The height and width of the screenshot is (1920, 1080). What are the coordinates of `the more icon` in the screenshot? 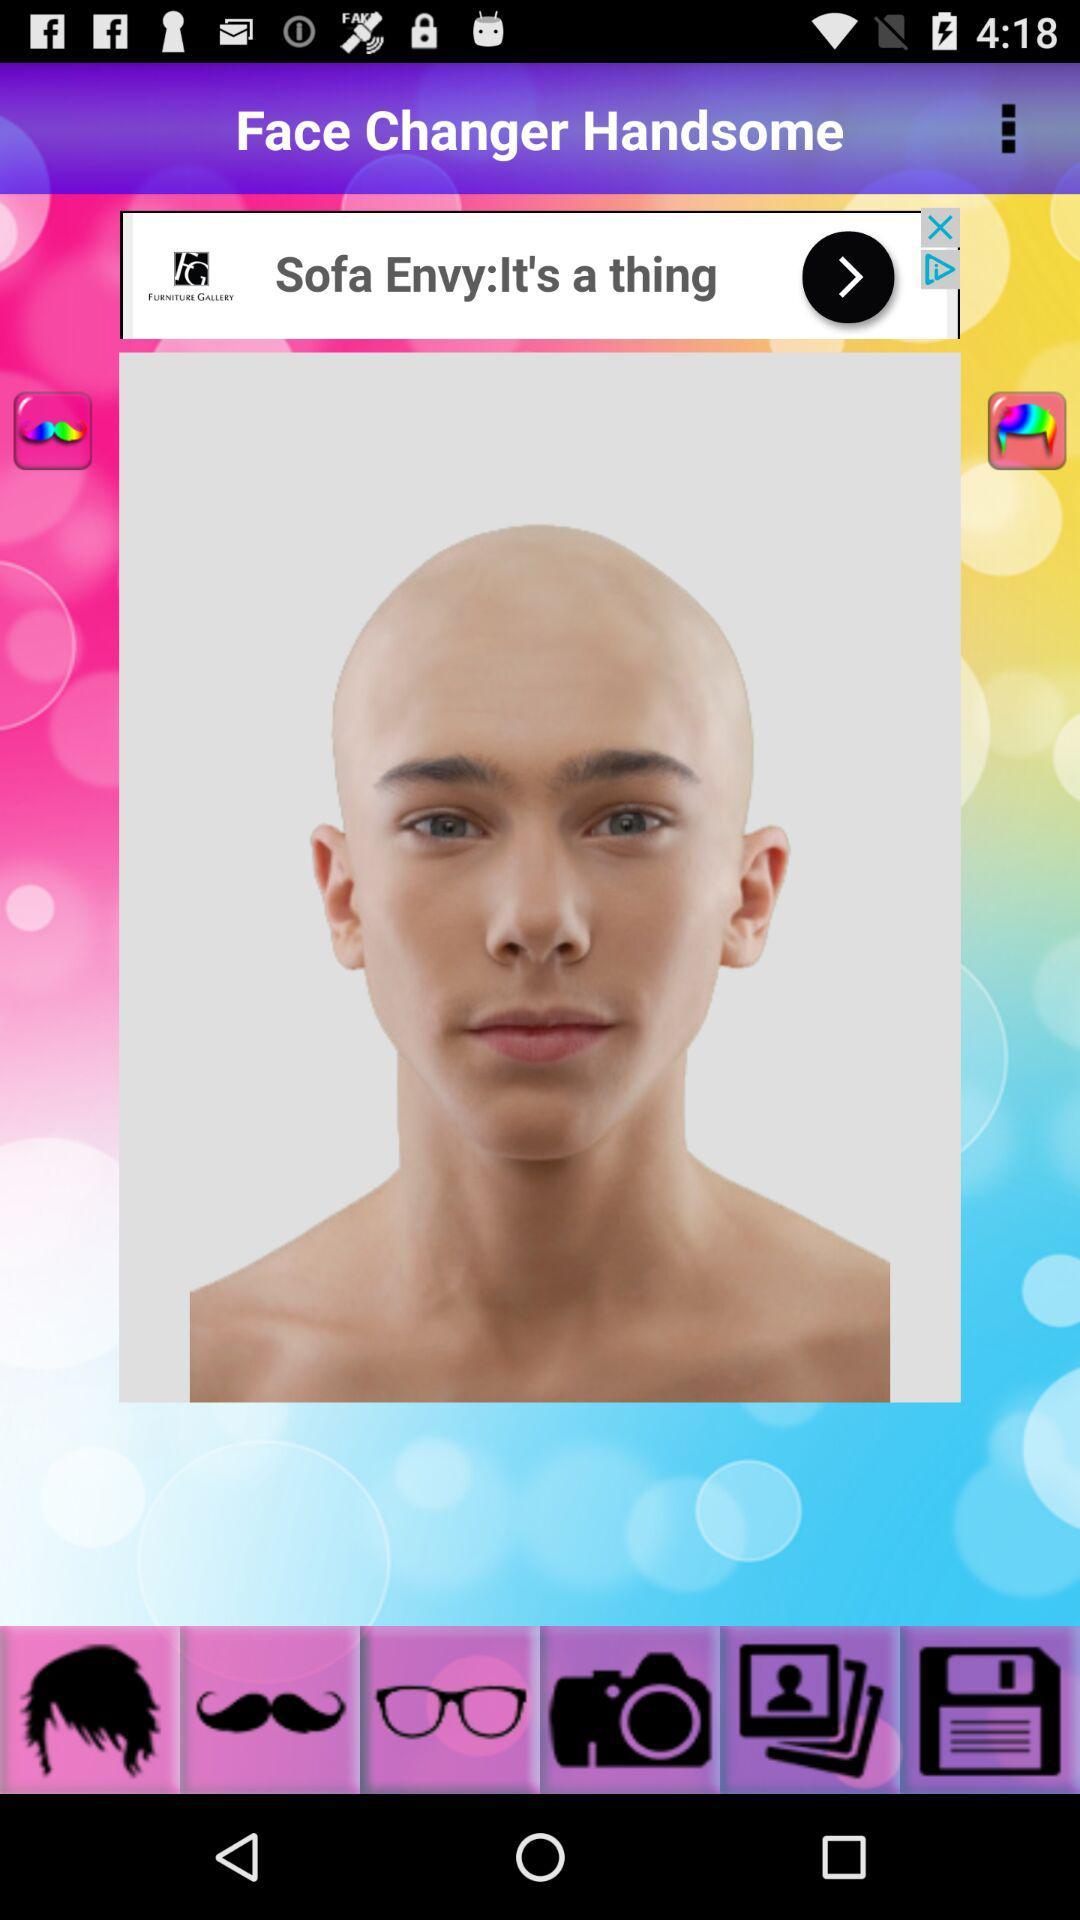 It's located at (1007, 136).